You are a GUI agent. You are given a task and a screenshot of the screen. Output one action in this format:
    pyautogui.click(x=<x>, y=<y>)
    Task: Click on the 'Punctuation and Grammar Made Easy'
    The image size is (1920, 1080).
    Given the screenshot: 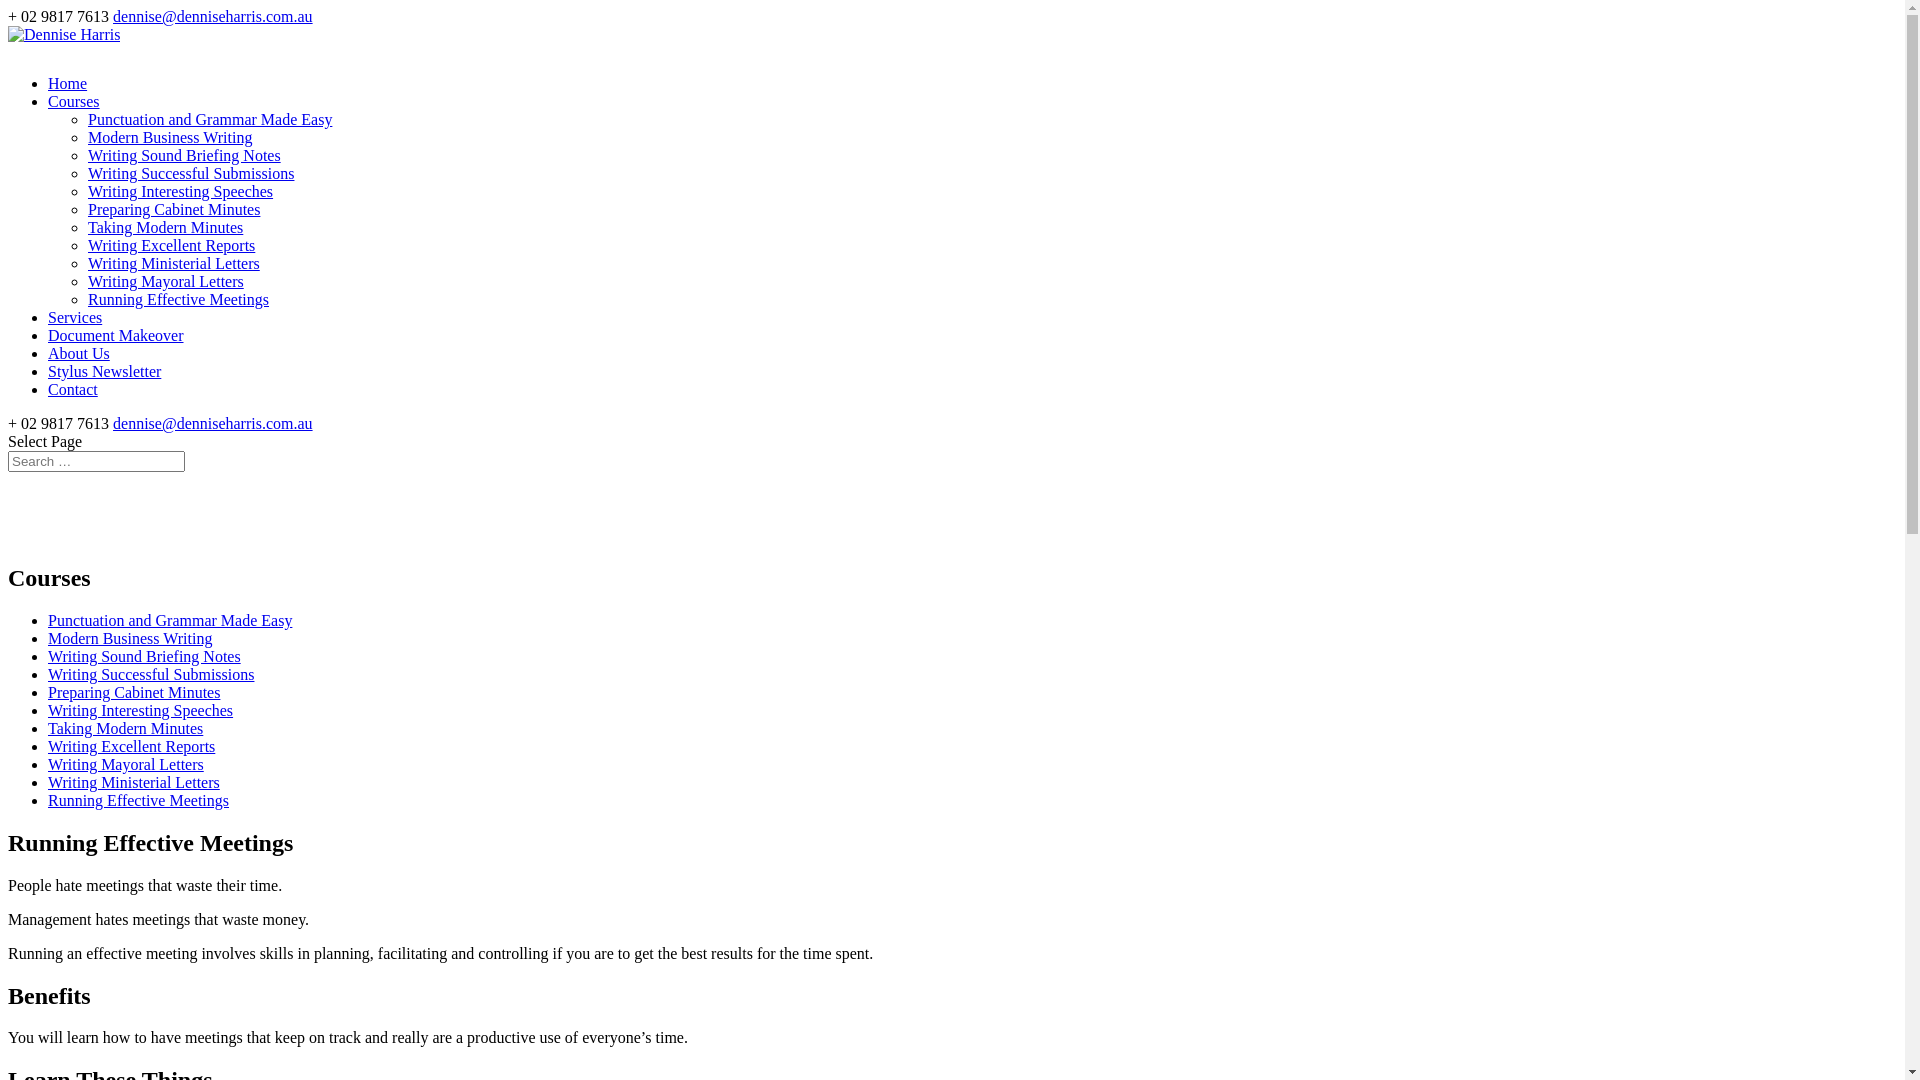 What is the action you would take?
    pyautogui.click(x=169, y=619)
    